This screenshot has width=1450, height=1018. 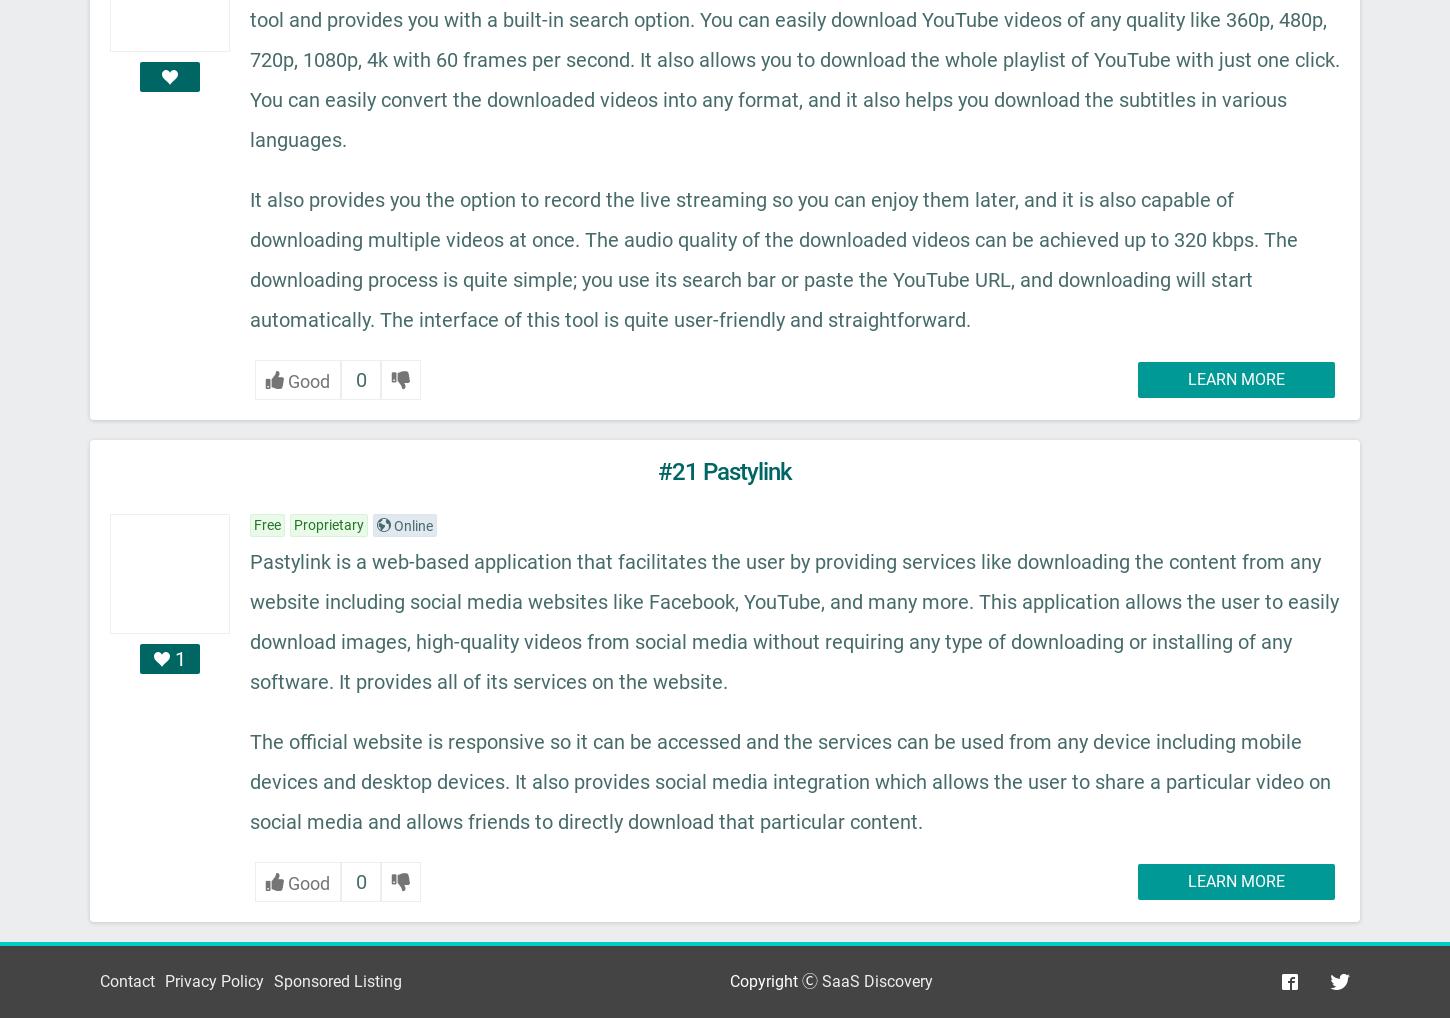 What do you see at coordinates (775, 981) in the screenshot?
I see `'Copyright Ⓒ'` at bounding box center [775, 981].